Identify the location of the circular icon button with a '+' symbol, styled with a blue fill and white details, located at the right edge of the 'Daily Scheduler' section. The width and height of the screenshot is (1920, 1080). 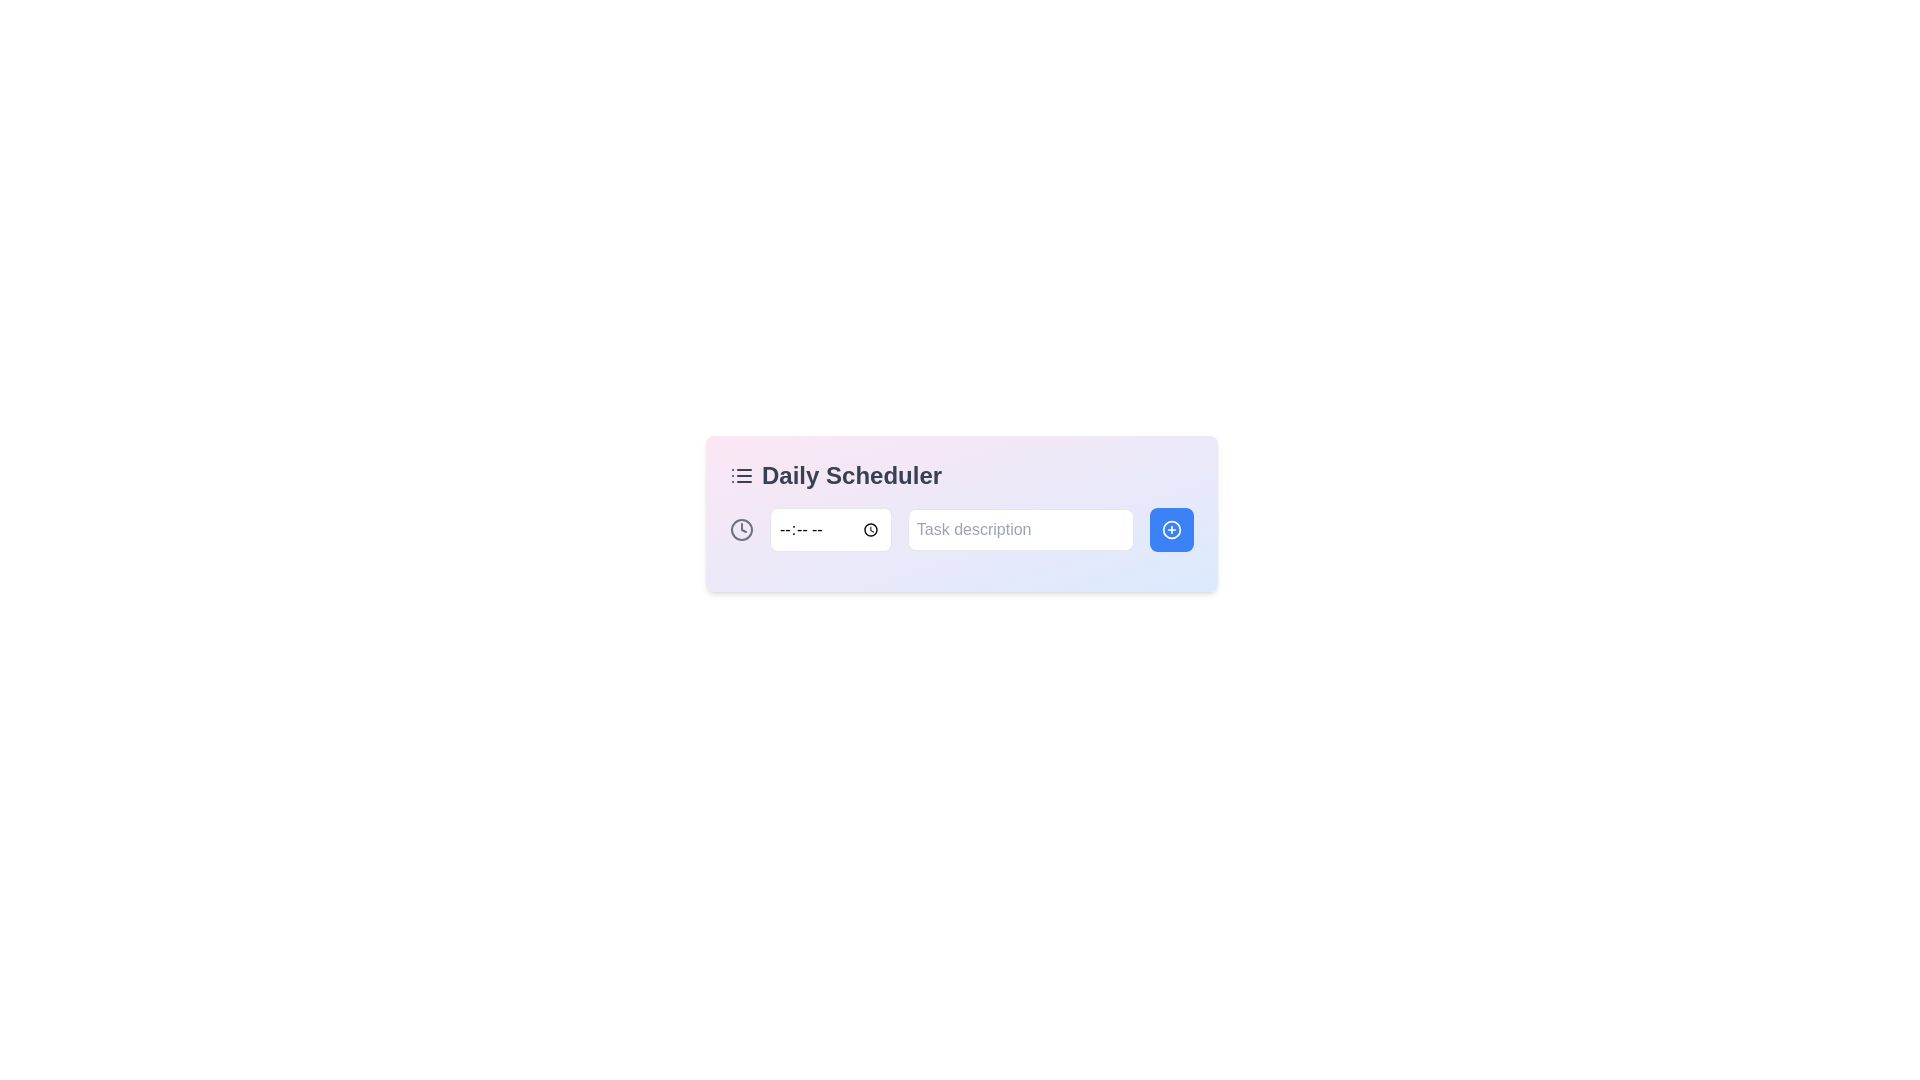
(1171, 528).